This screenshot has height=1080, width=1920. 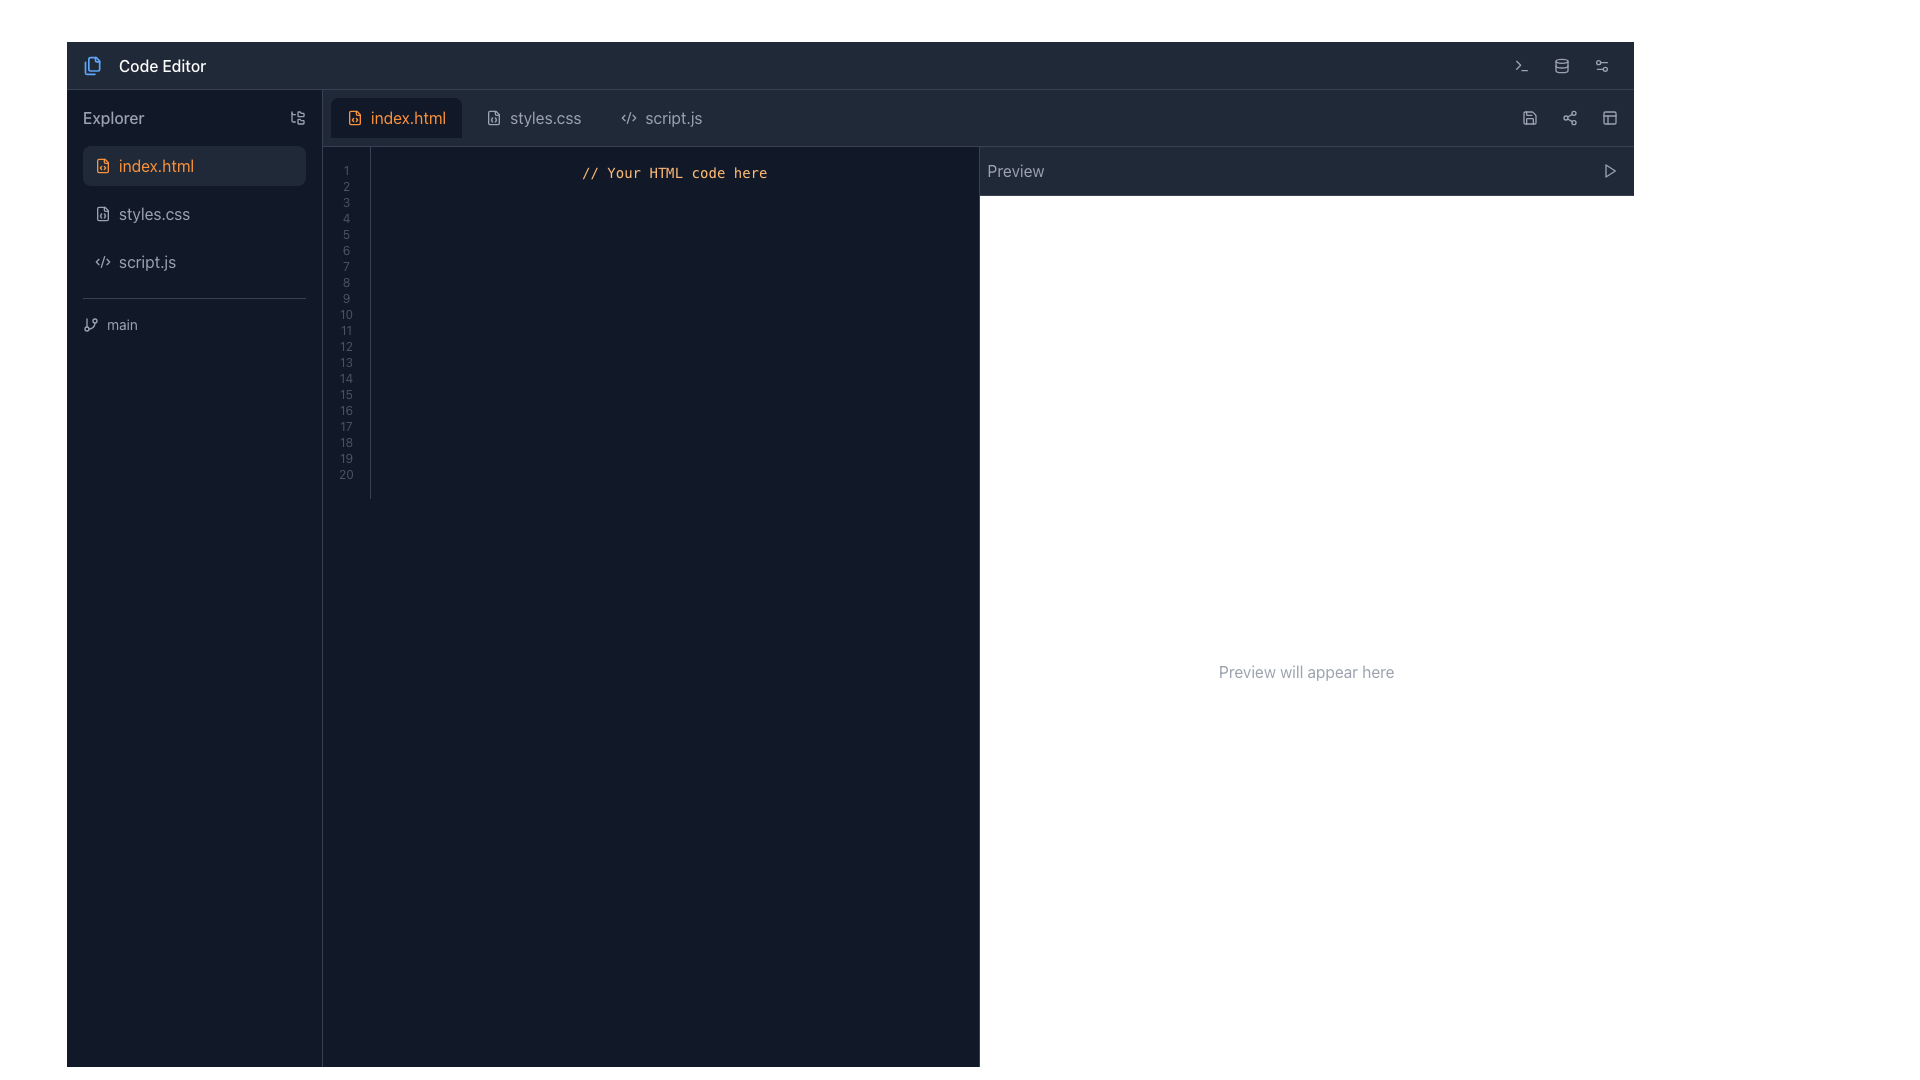 I want to click on the 'index.html' text label in the Explorer sidebar of the code editor, so click(x=155, y=164).